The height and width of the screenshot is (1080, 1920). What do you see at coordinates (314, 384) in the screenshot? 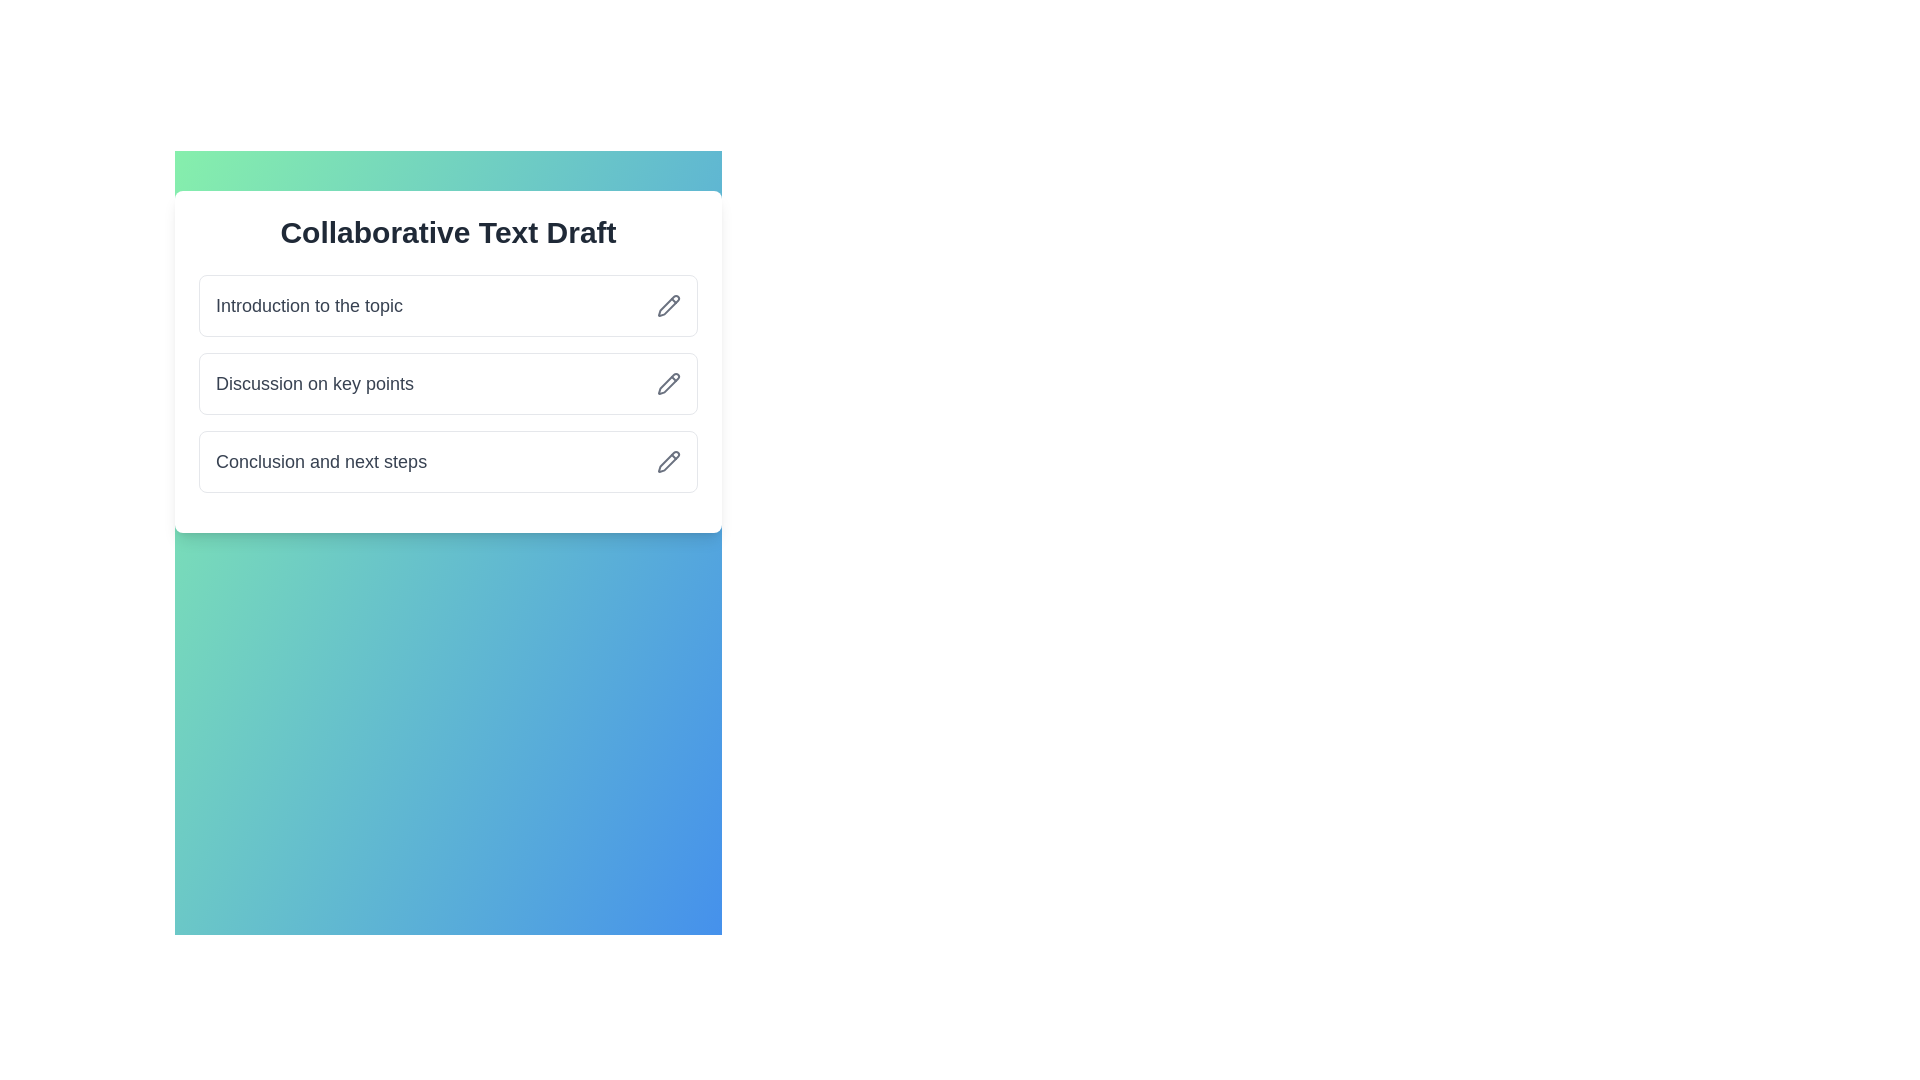
I see `the second text label in the vertical list, which identifies a section between 'Introduction to the topic' and 'Conclusion and next steps.'` at bounding box center [314, 384].